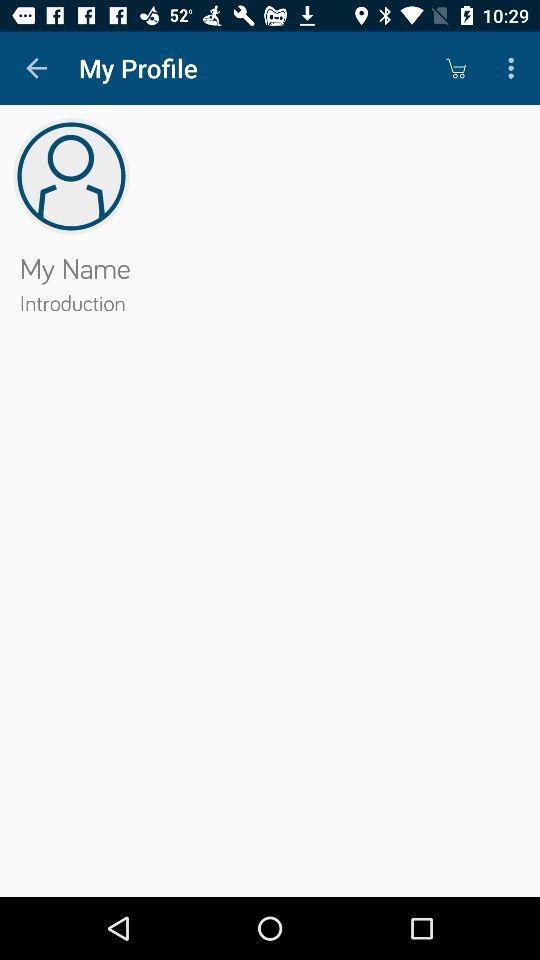 The image size is (540, 960). I want to click on icon next to my profile, so click(455, 68).